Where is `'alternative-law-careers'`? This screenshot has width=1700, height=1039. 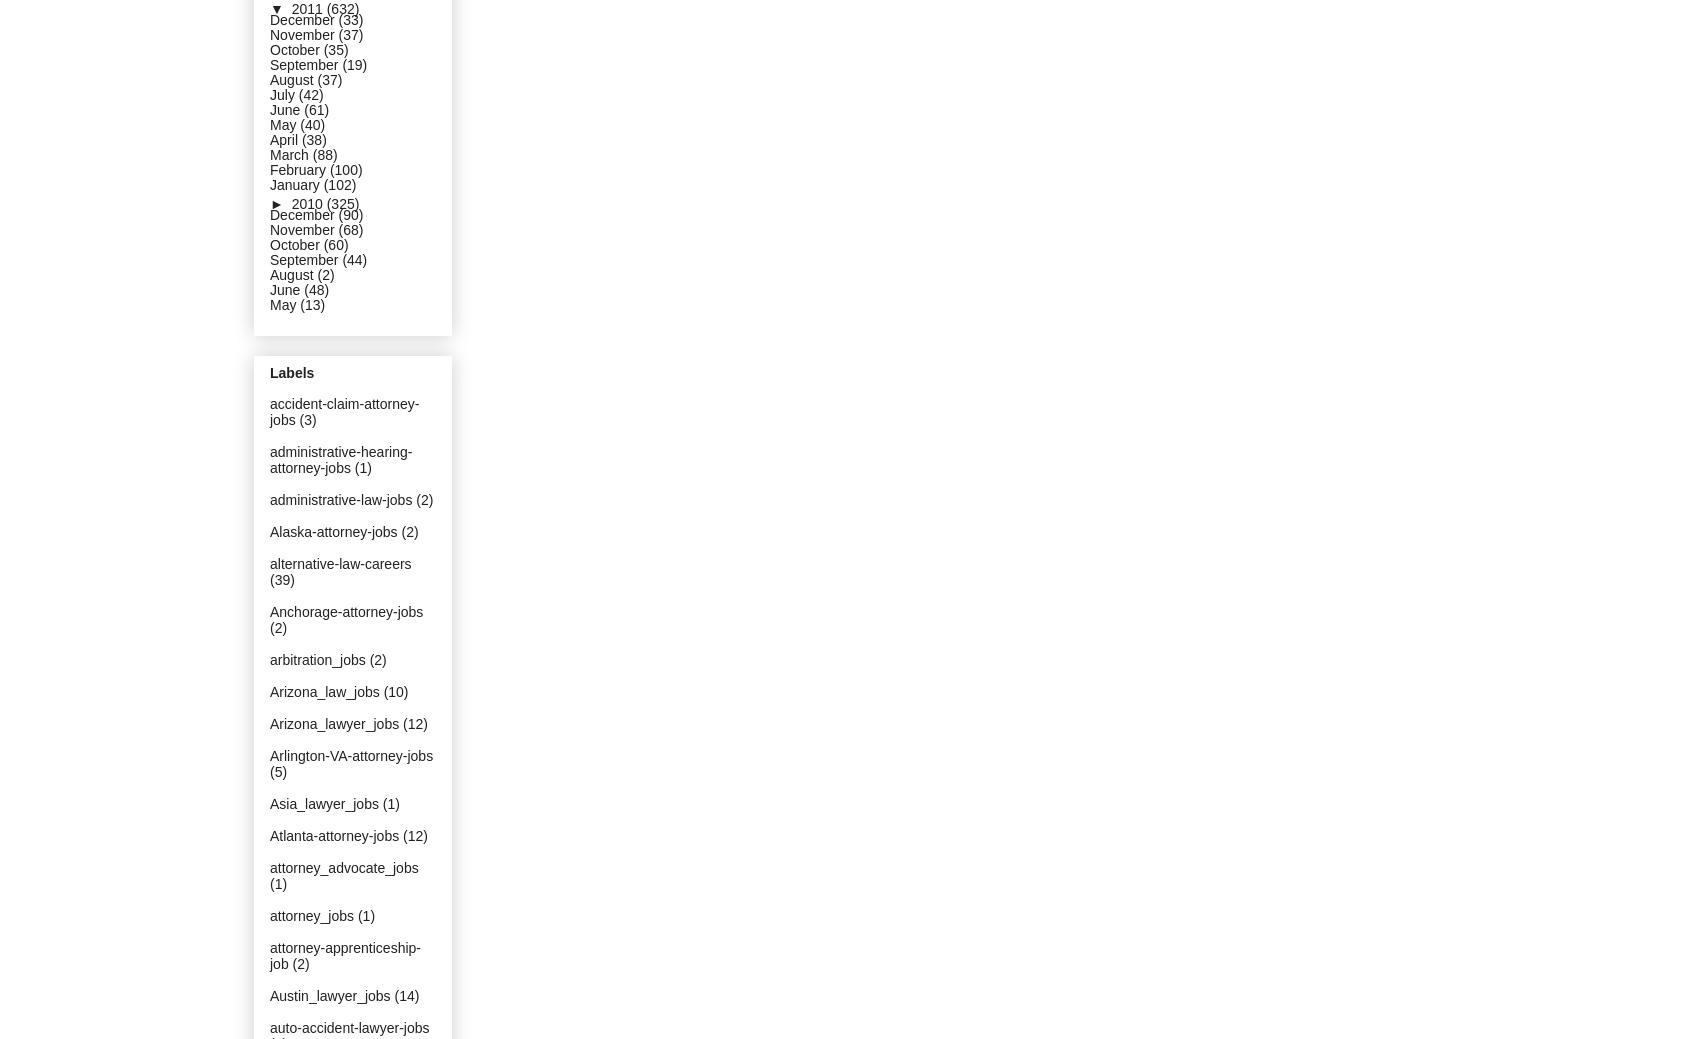
'alternative-law-careers' is located at coordinates (339, 563).